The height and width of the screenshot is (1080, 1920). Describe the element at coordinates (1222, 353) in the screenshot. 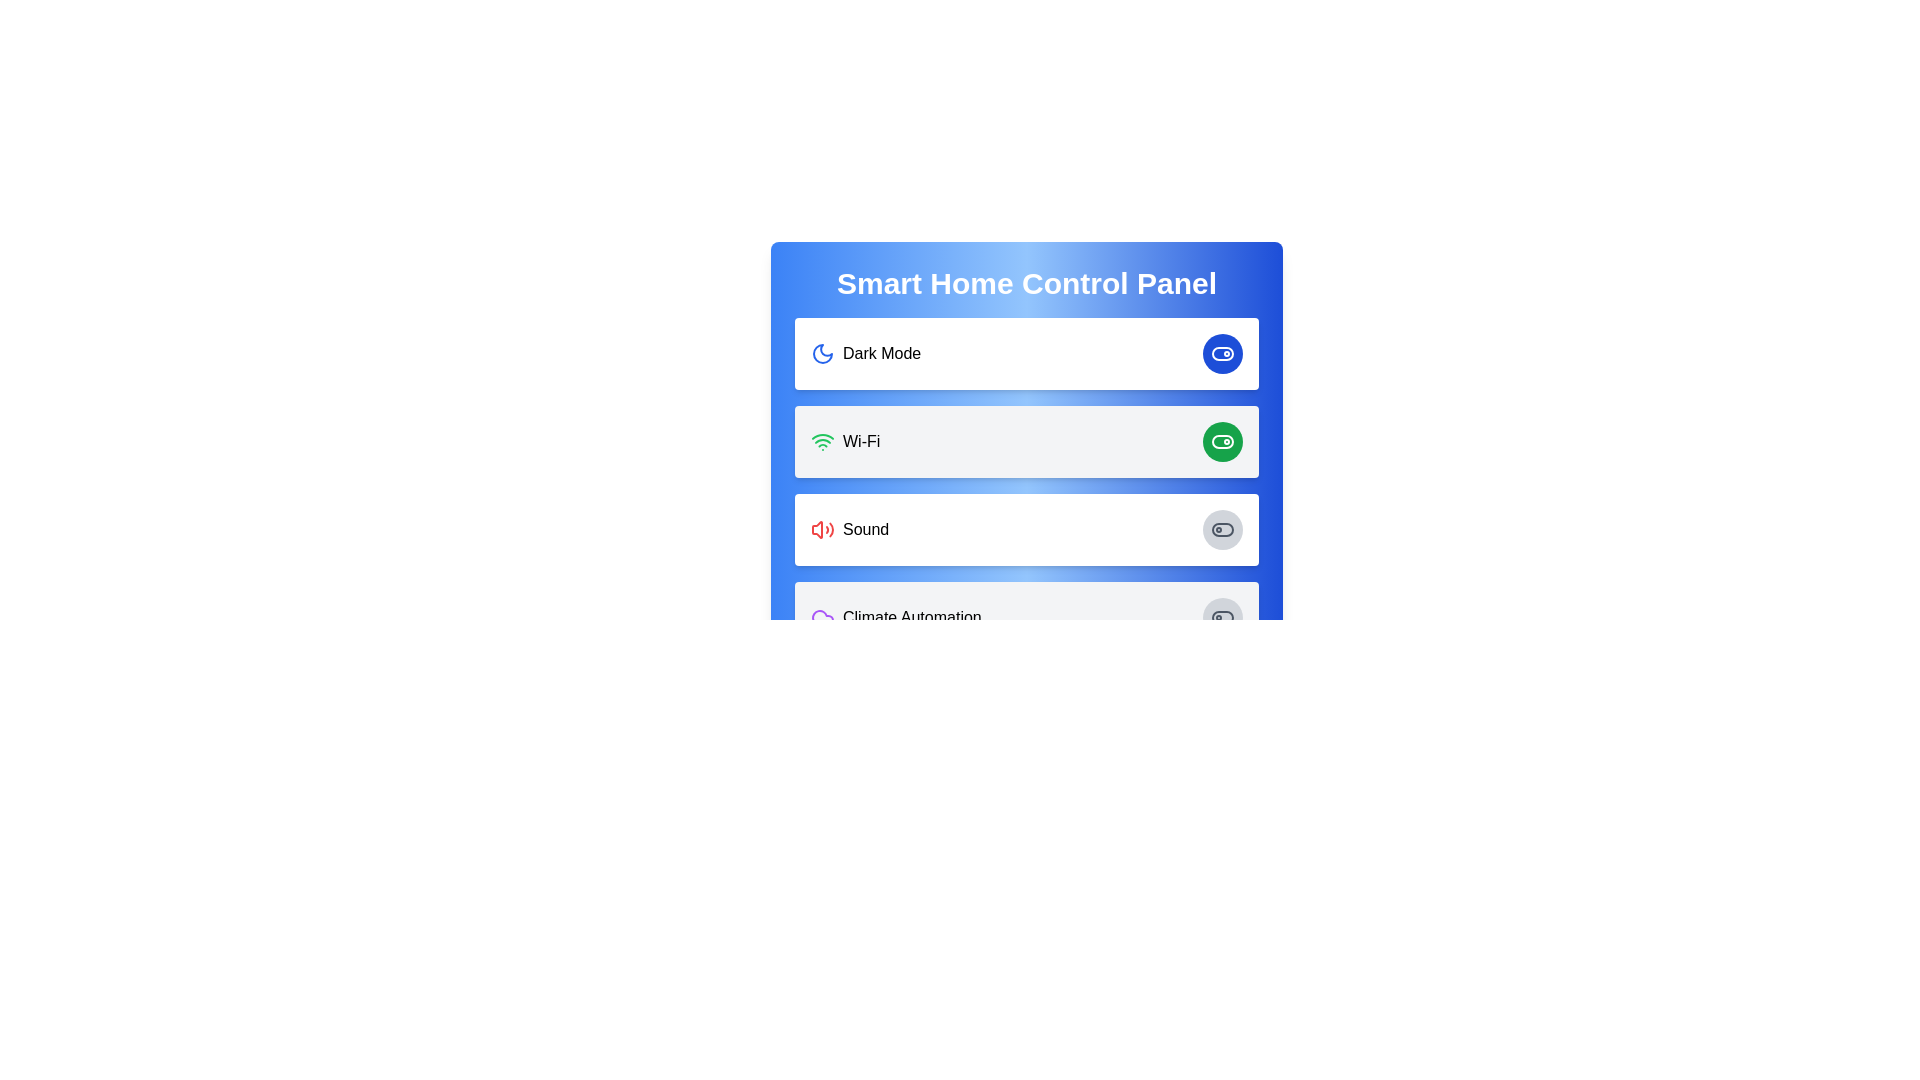

I see `the toggle switch for 'Dark Mode' located in the top-right corner of the first list item in the 'Smart Home Control Panel' interface` at that location.